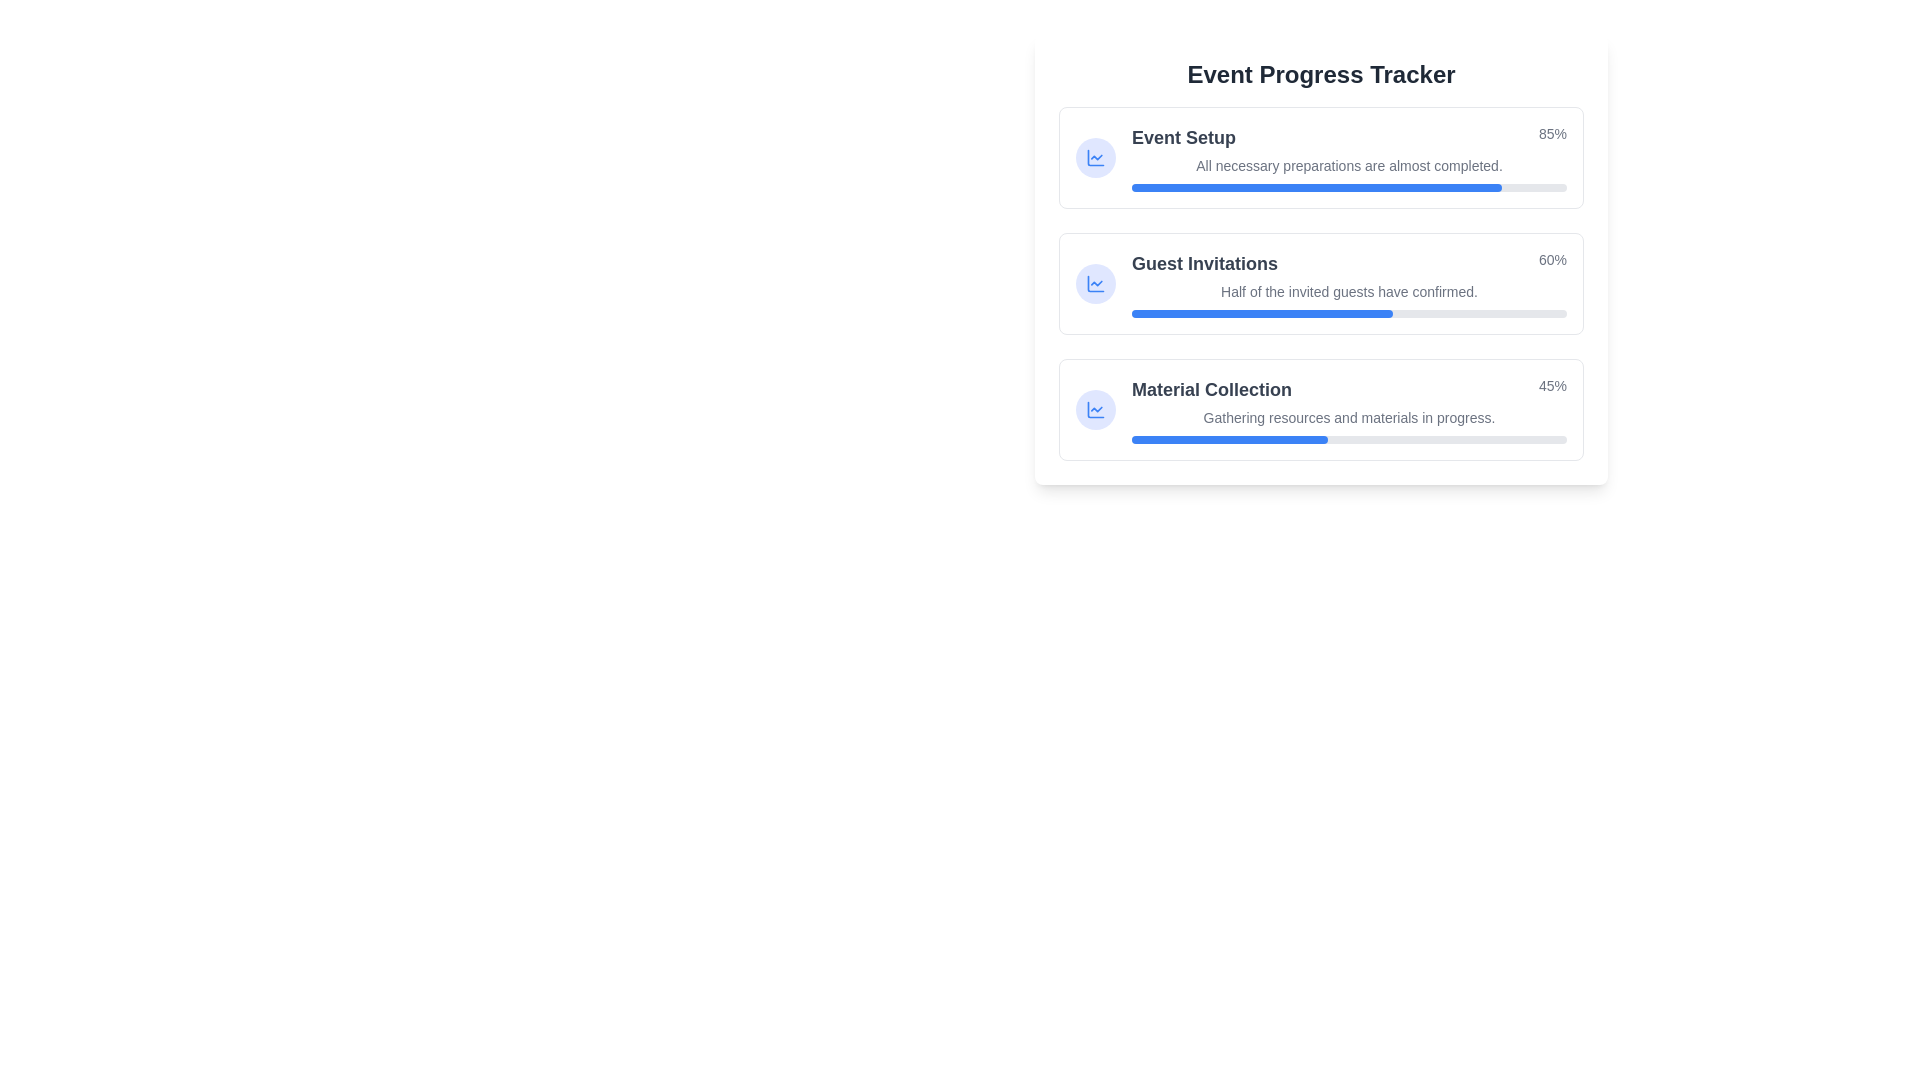 Image resolution: width=1920 pixels, height=1080 pixels. What do you see at coordinates (1140, 188) in the screenshot?
I see `the progress of the bar` at bounding box center [1140, 188].